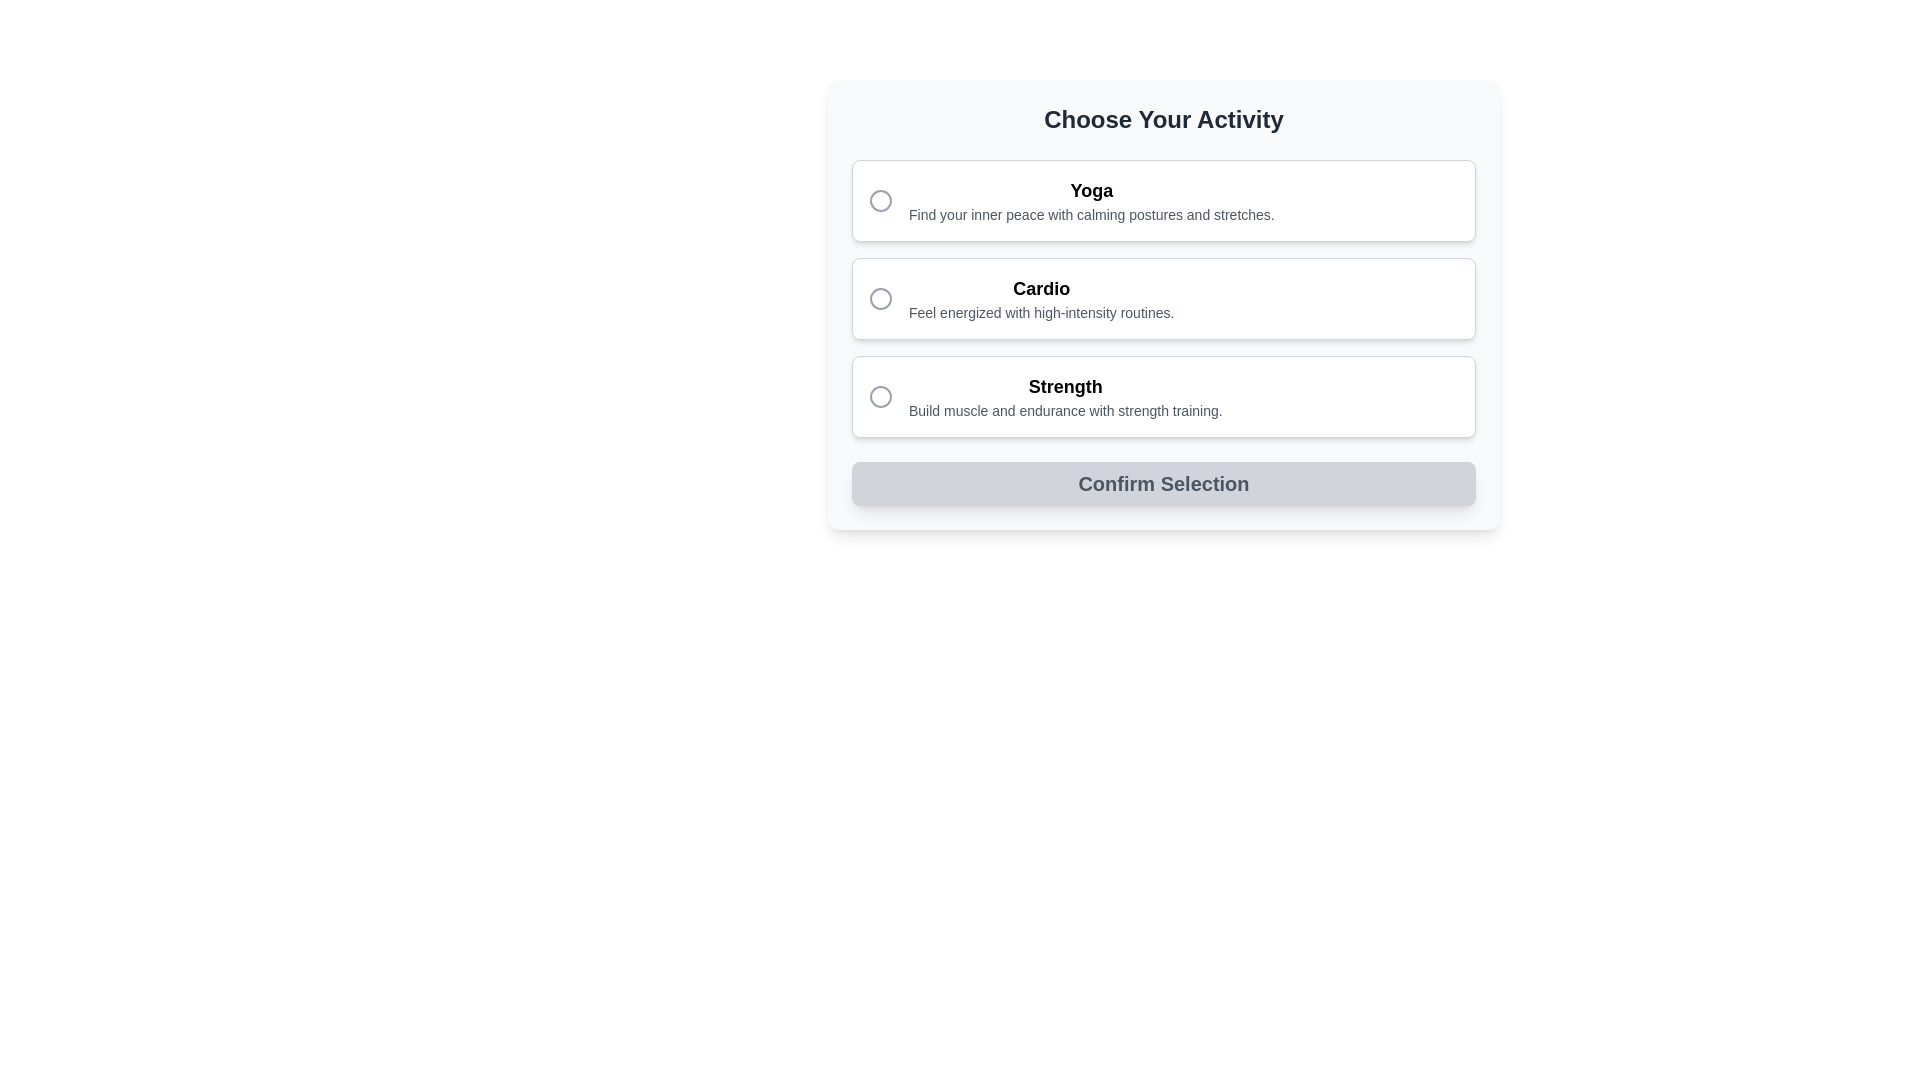 The height and width of the screenshot is (1080, 1920). What do you see at coordinates (1064, 397) in the screenshot?
I see `text content of the Text block with the bold heading 'Strength' and the description 'Build muscle and endurance with strength training.' located at the bottom of the vertical list under 'Choose Your Activity'` at bounding box center [1064, 397].